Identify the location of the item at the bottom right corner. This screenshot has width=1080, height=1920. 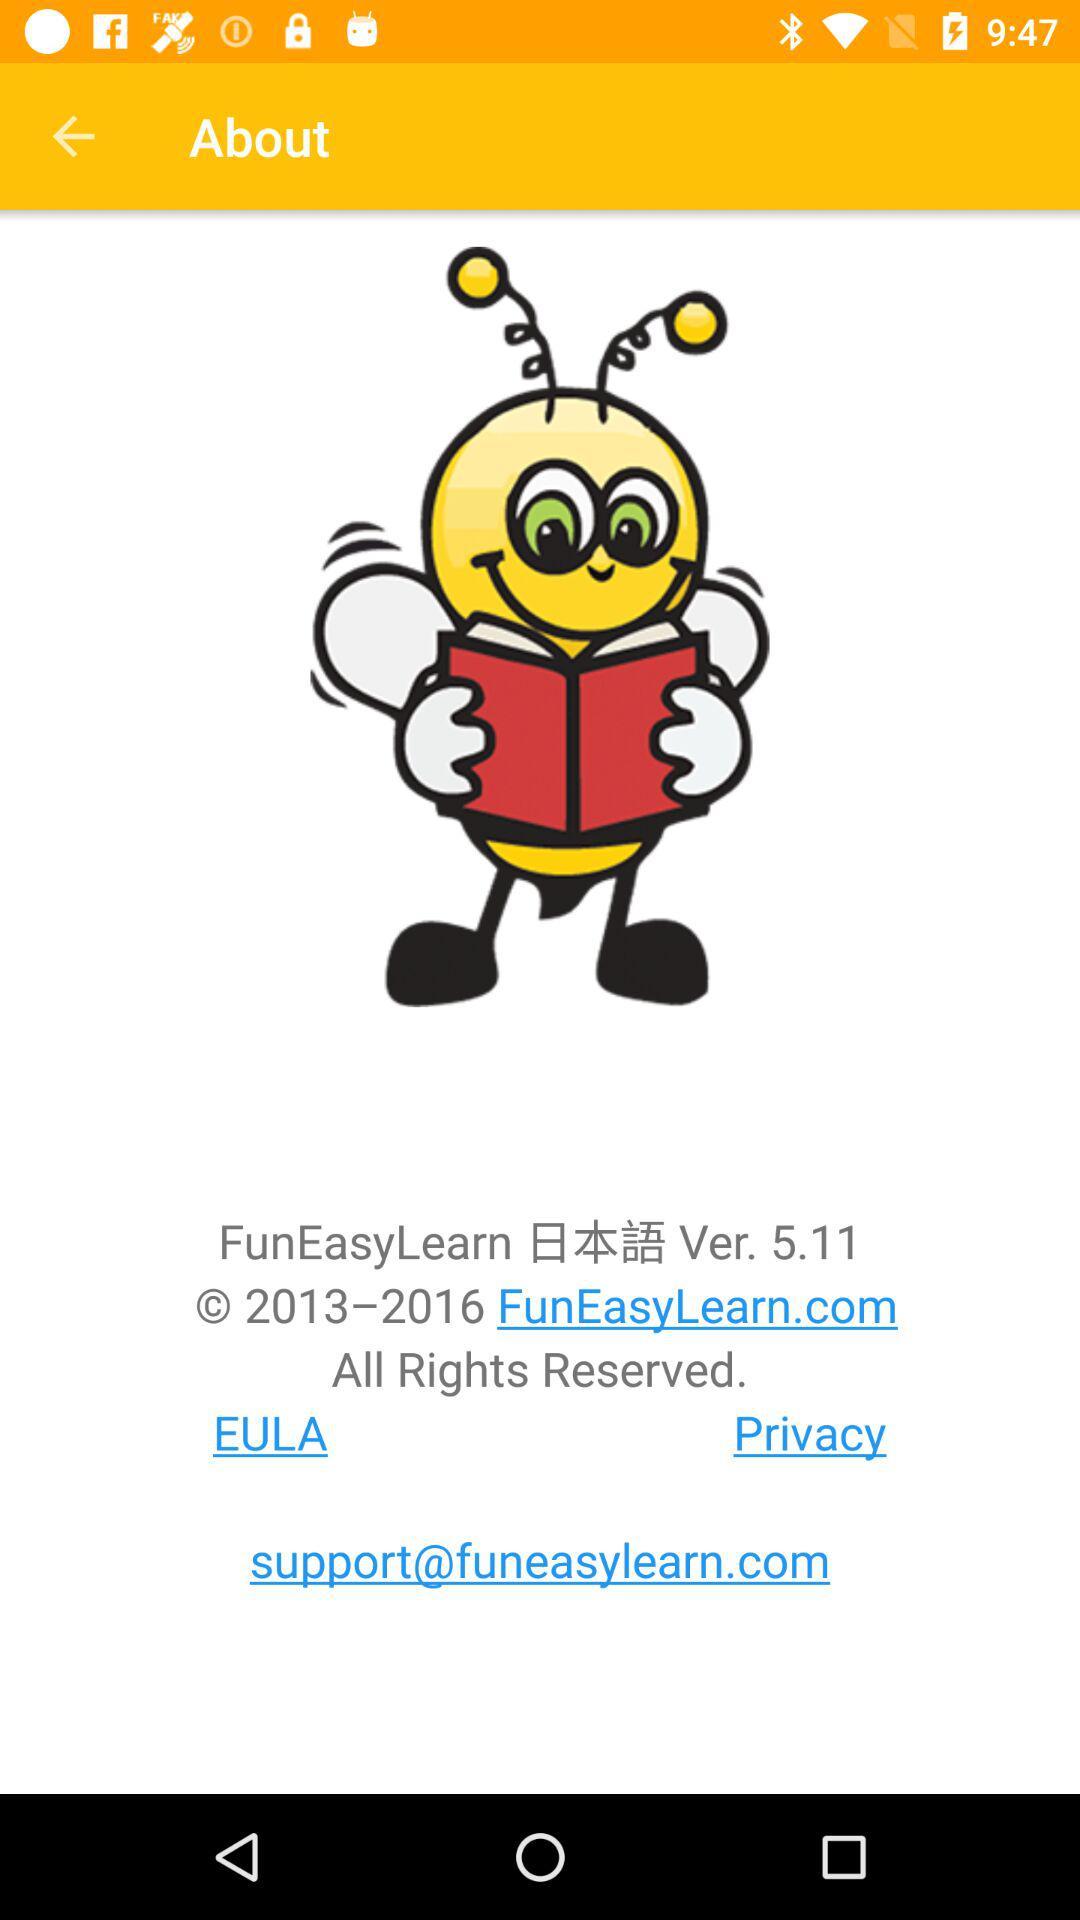
(810, 1431).